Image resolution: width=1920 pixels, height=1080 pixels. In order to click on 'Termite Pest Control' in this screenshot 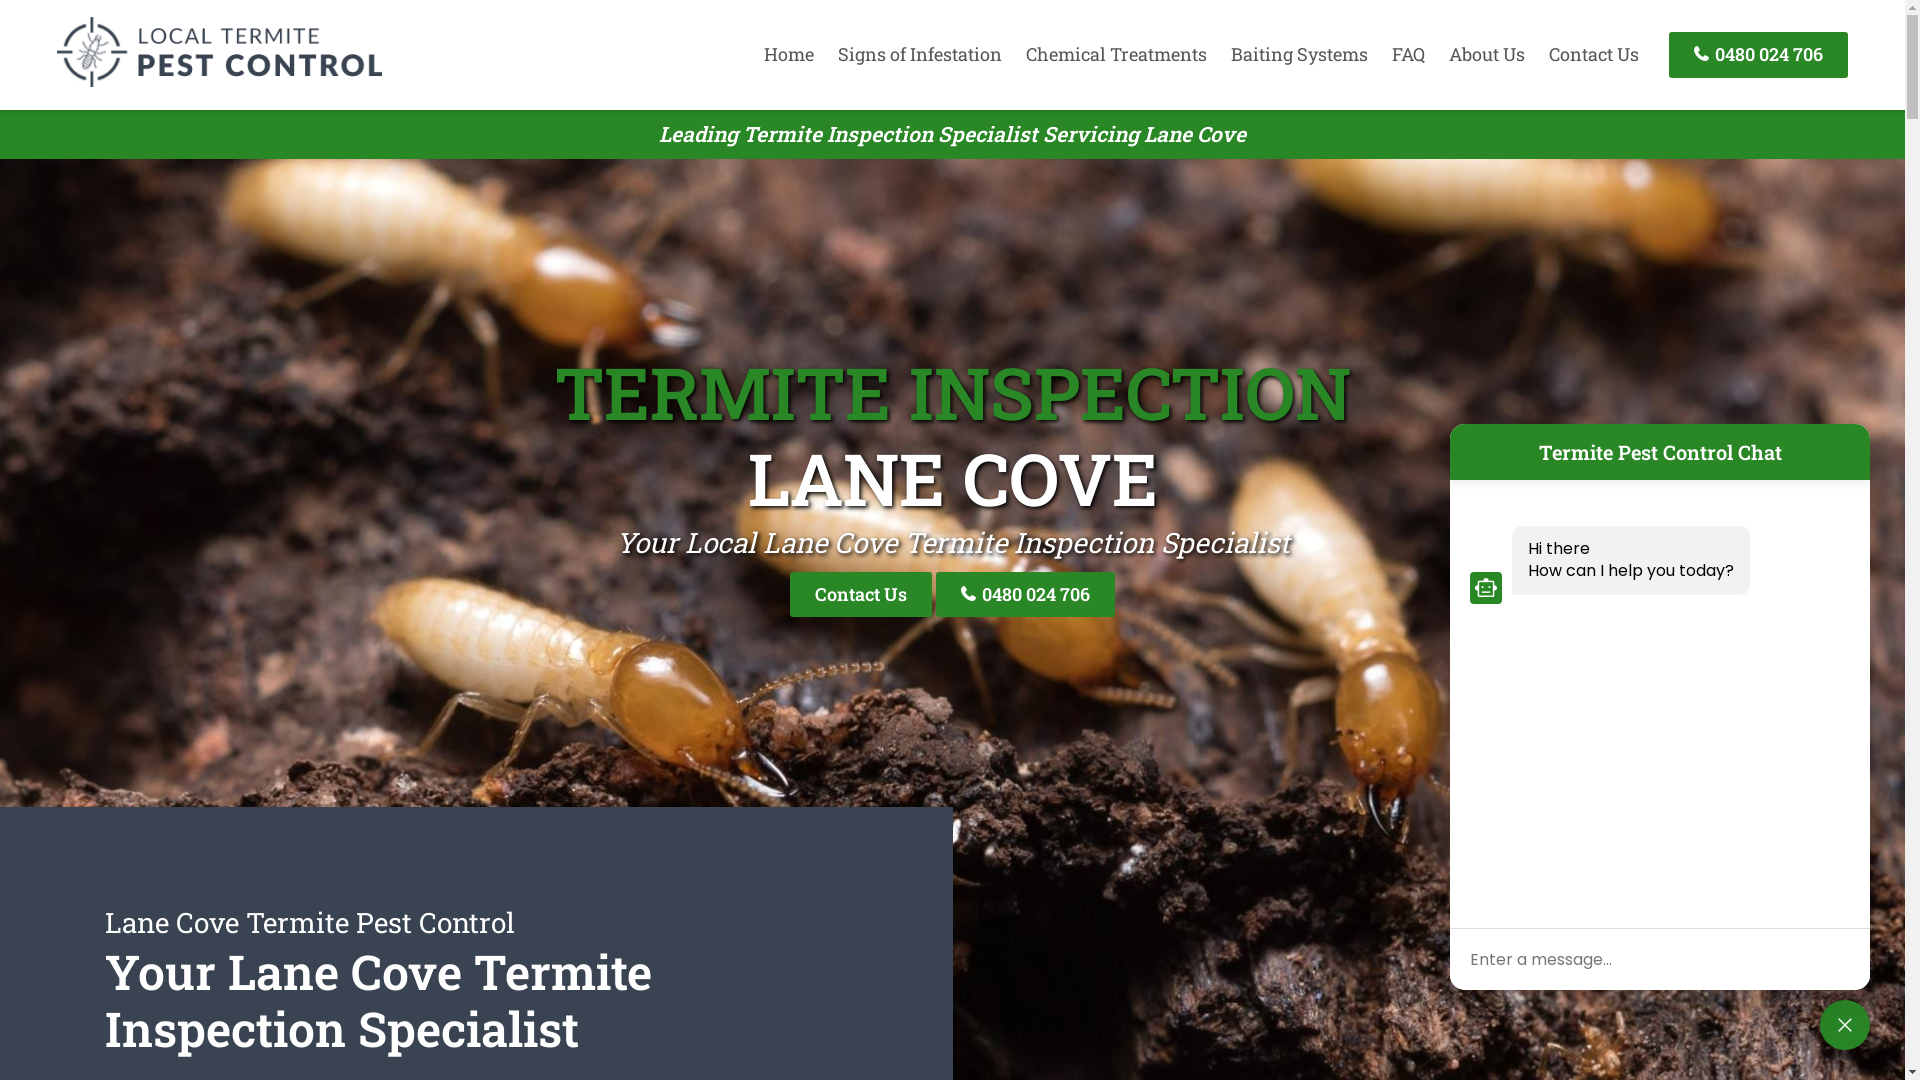, I will do `click(219, 79)`.